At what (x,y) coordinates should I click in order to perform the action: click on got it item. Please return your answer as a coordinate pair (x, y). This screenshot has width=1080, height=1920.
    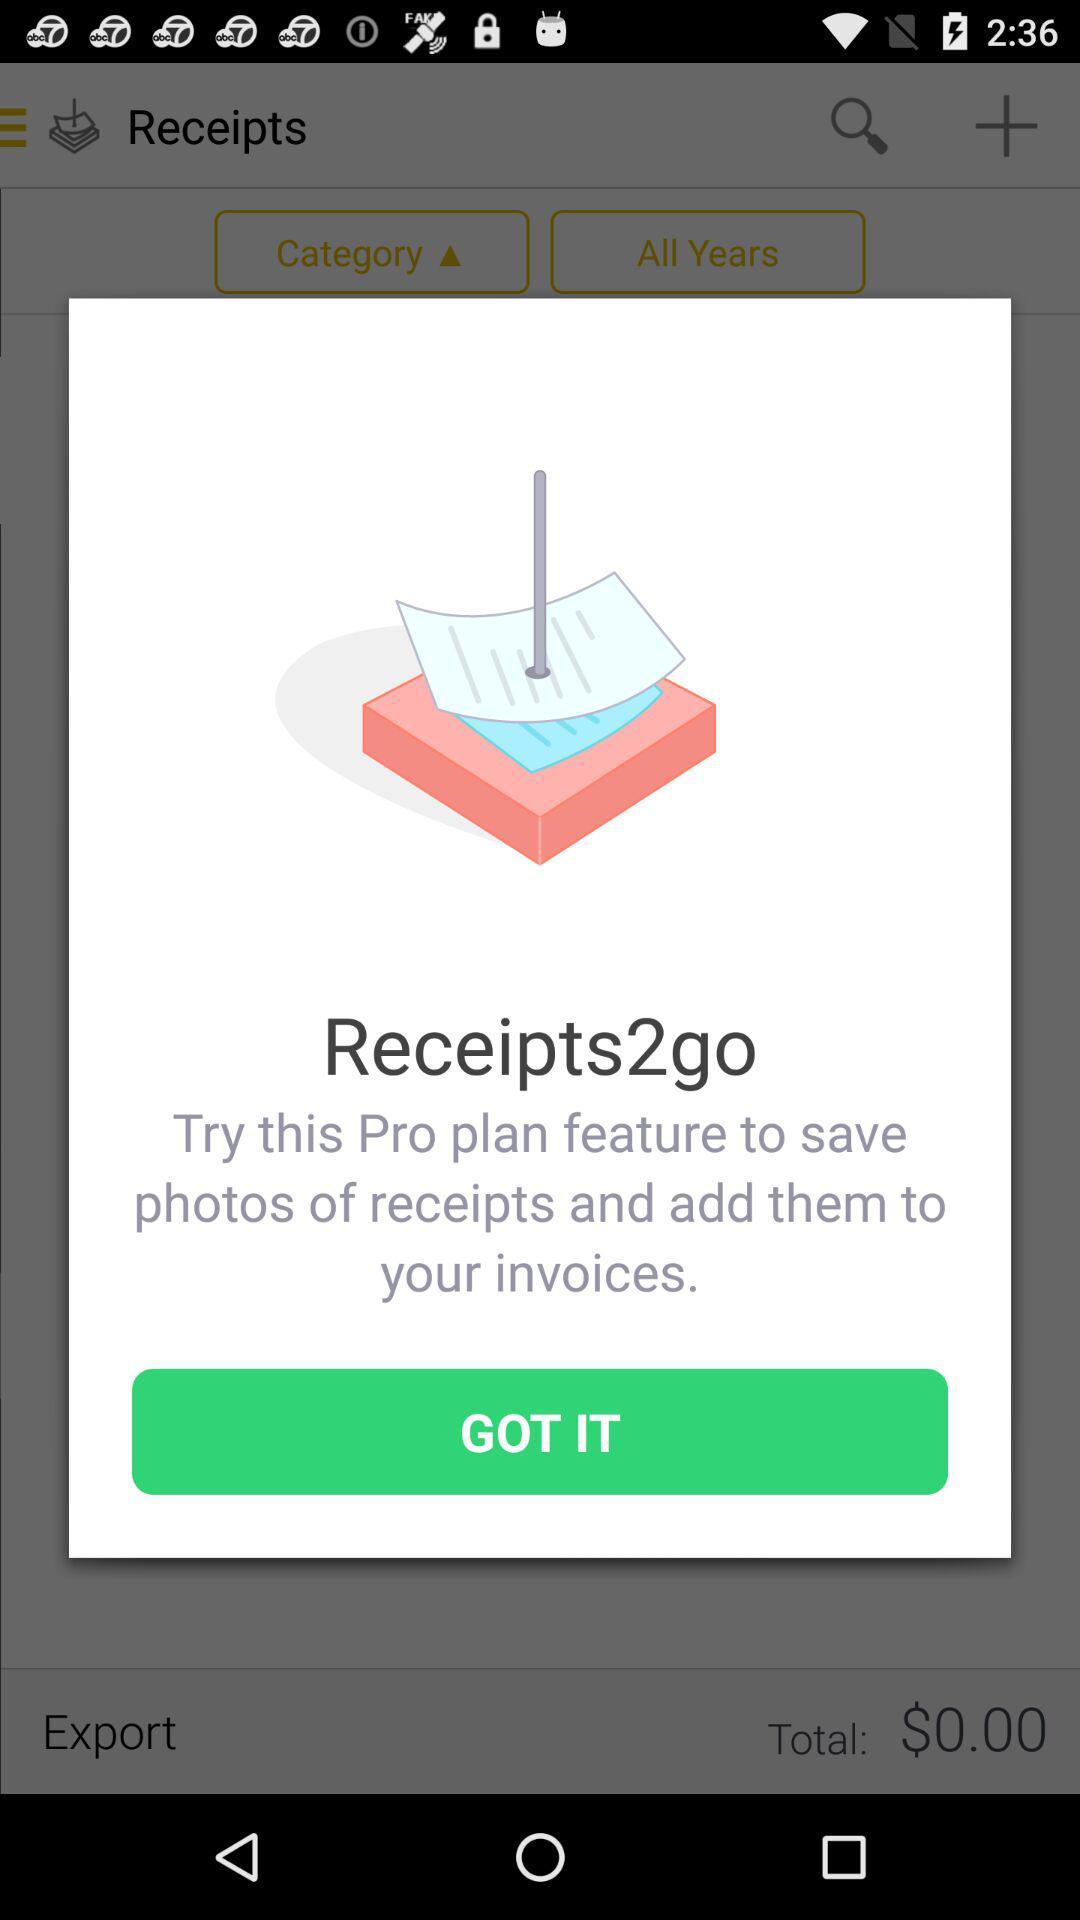
    Looking at the image, I should click on (540, 1430).